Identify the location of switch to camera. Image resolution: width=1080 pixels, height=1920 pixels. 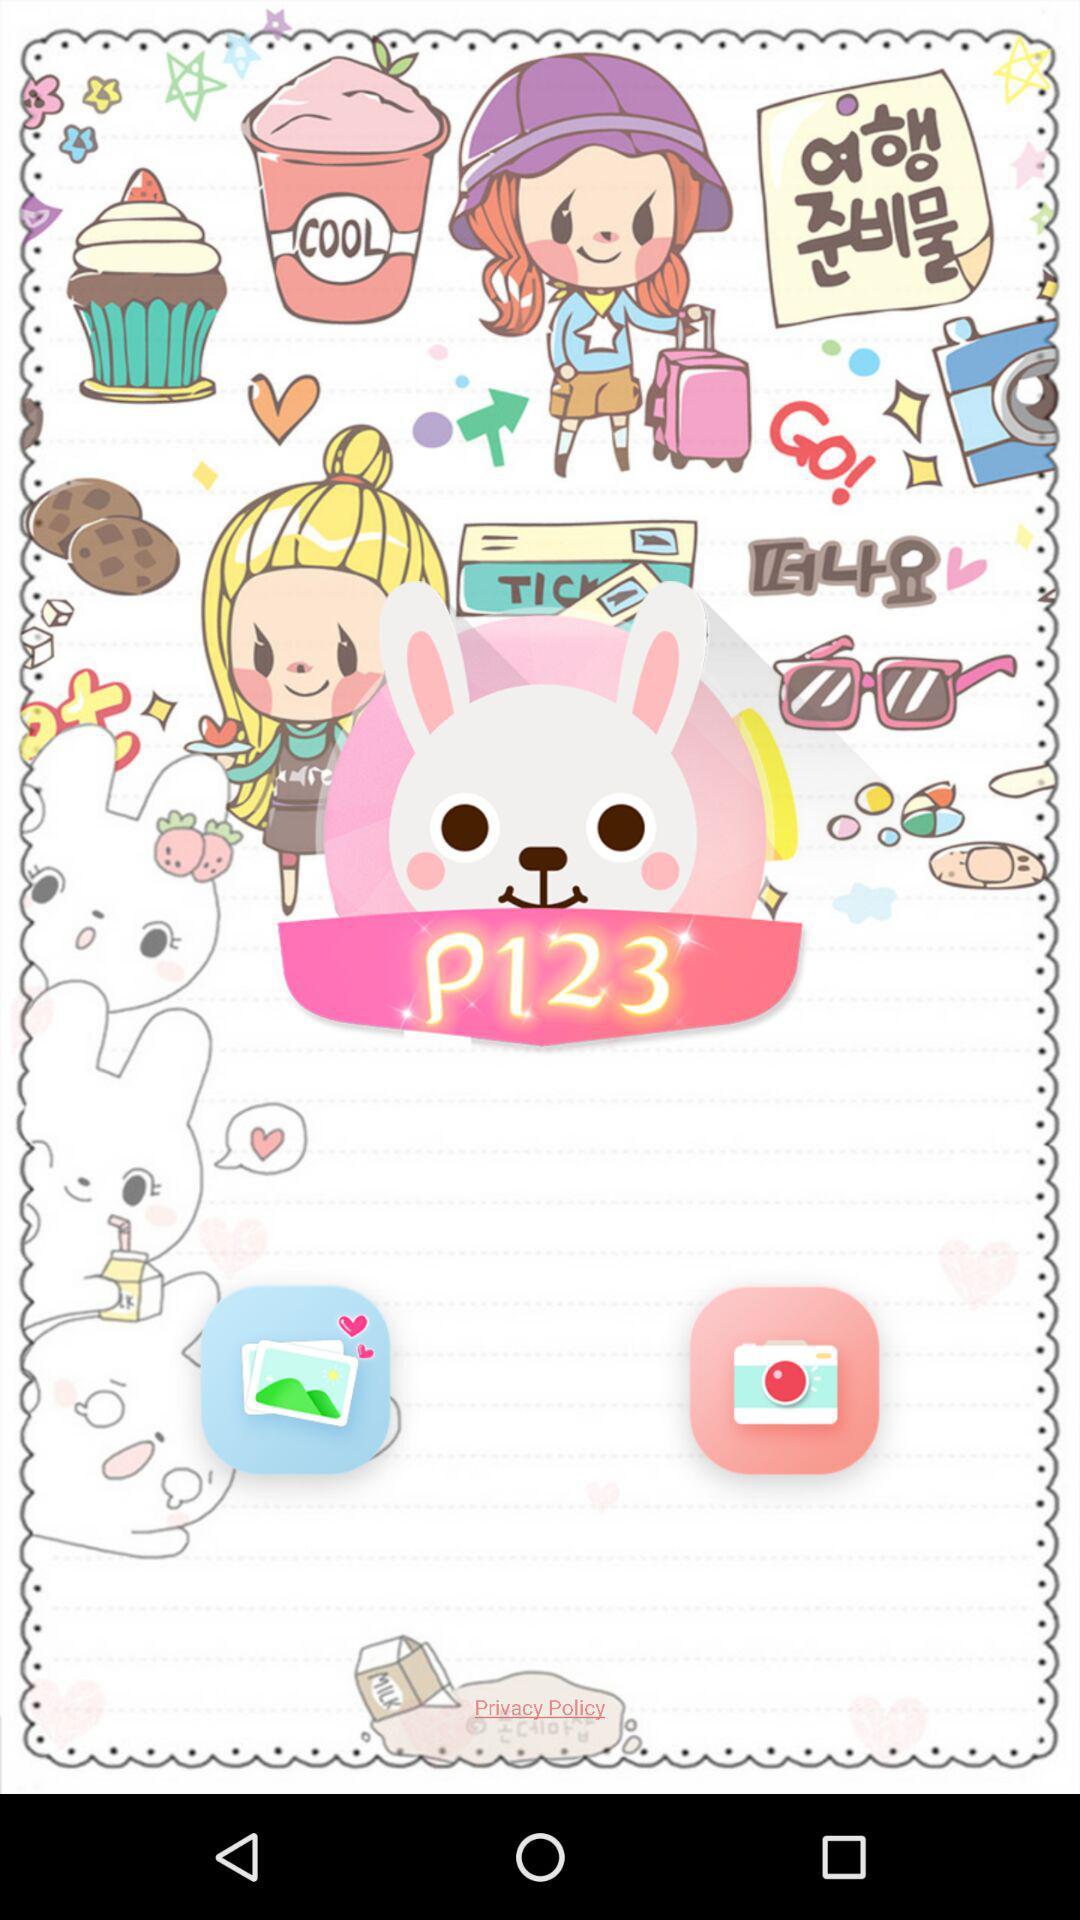
(783, 1388).